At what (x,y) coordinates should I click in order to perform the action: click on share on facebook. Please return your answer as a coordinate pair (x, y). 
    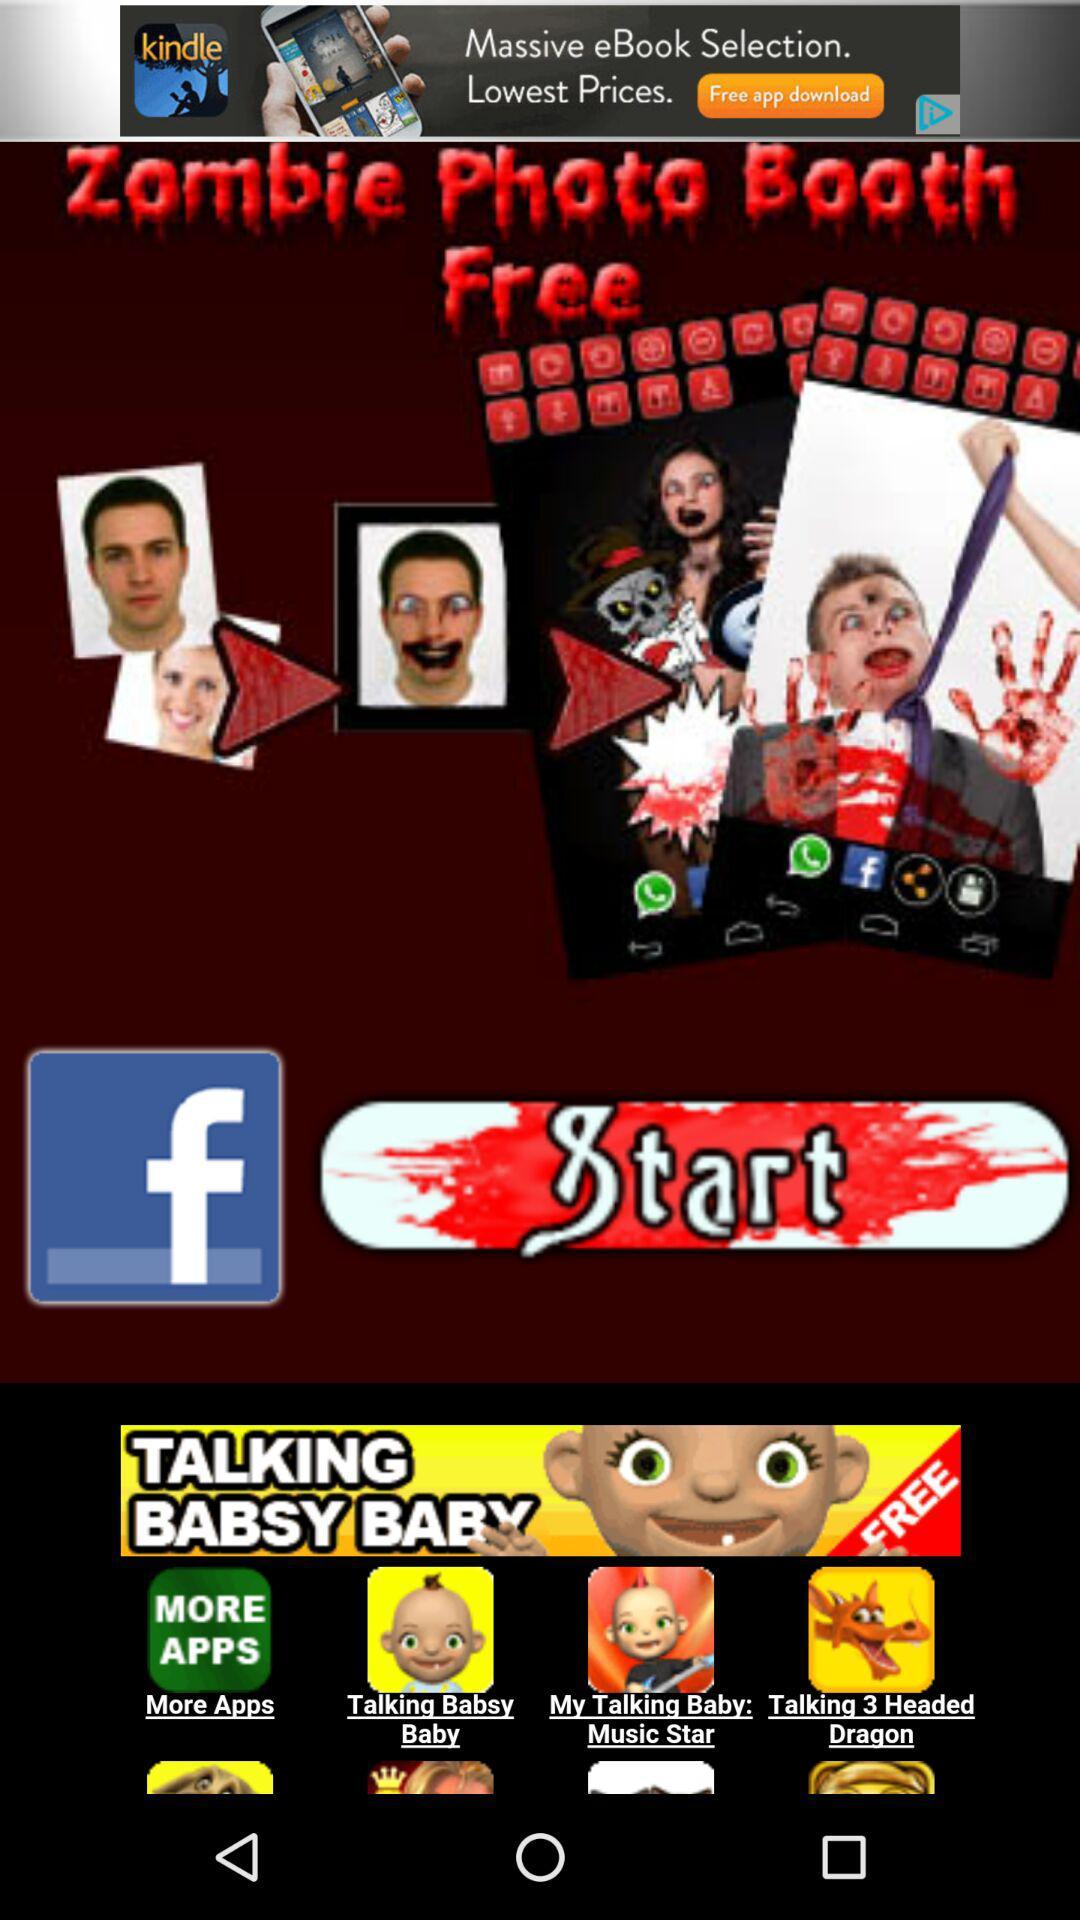
    Looking at the image, I should click on (153, 1177).